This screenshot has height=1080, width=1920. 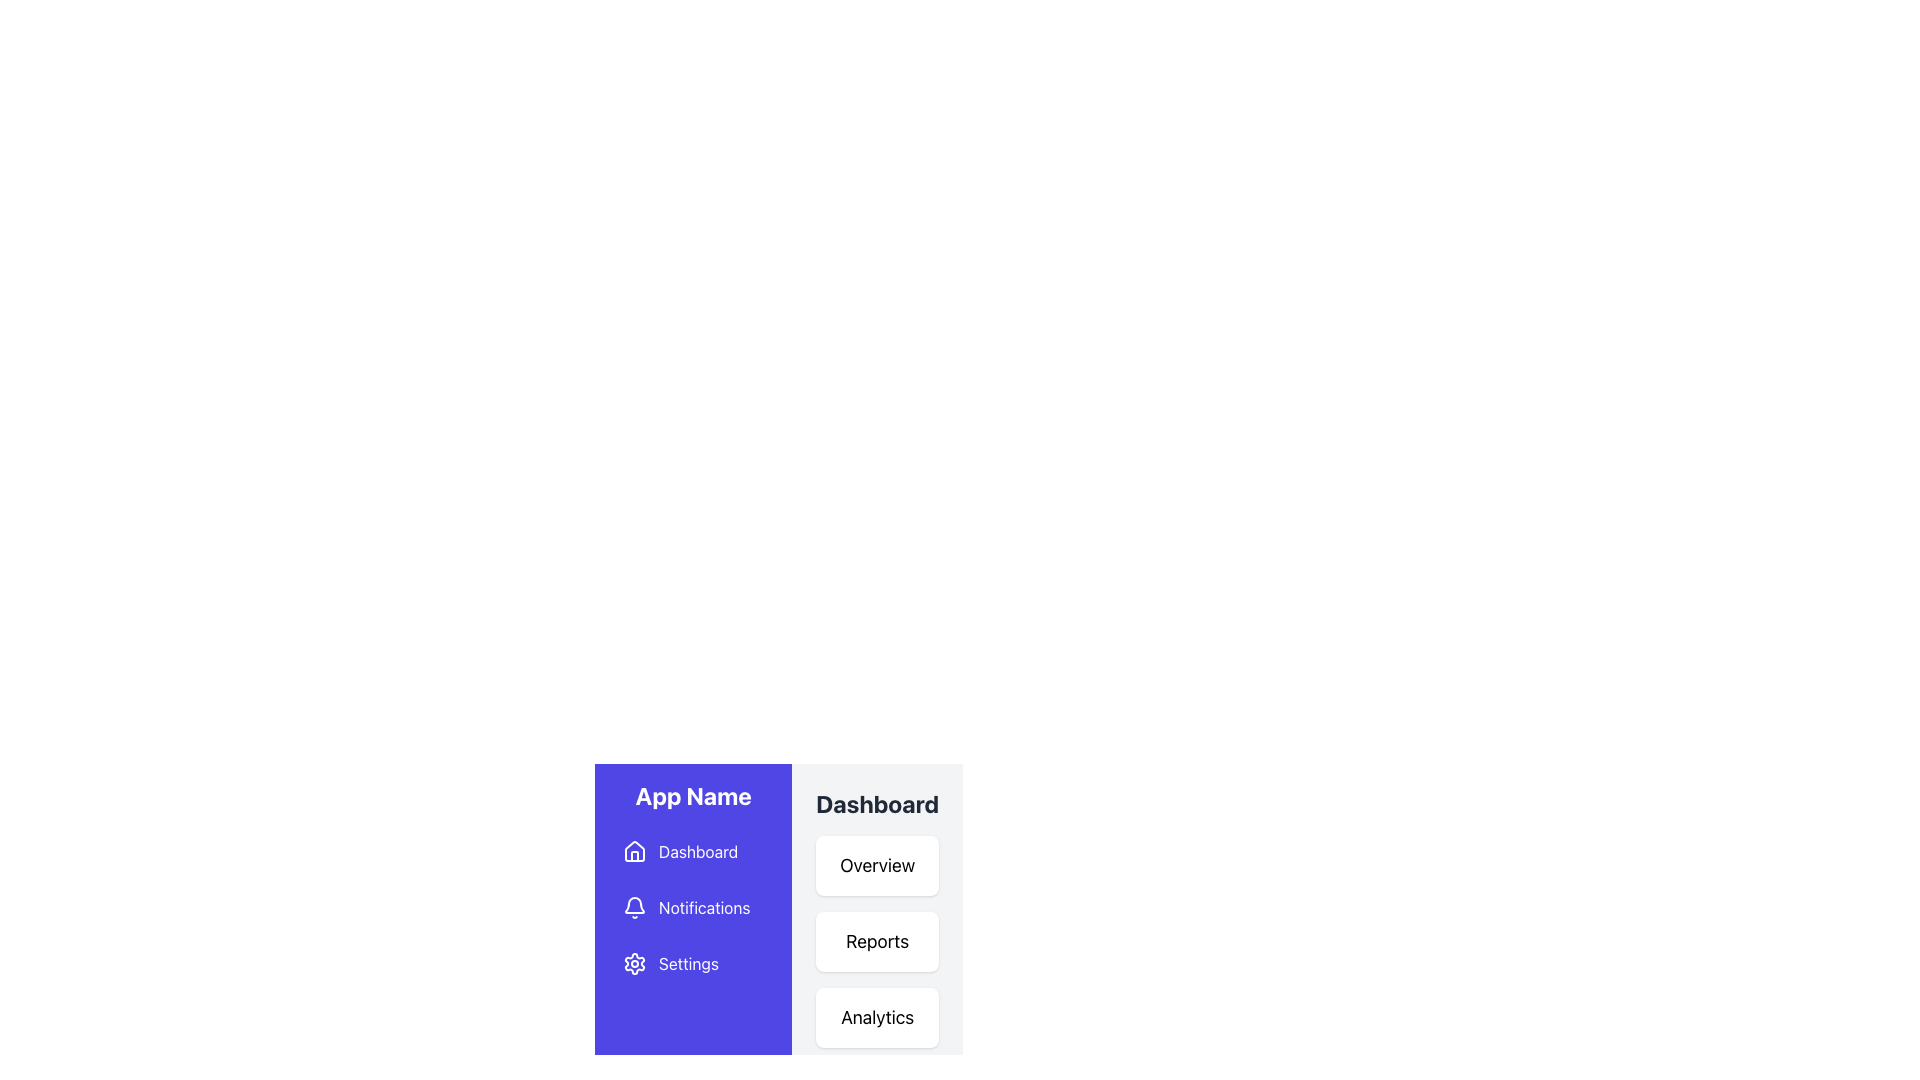 I want to click on the notifications menu item, which is the second item in the vertical navigation menu located in the left panel, positioned below 'Dashboard' and above 'Settings', so click(x=693, y=907).